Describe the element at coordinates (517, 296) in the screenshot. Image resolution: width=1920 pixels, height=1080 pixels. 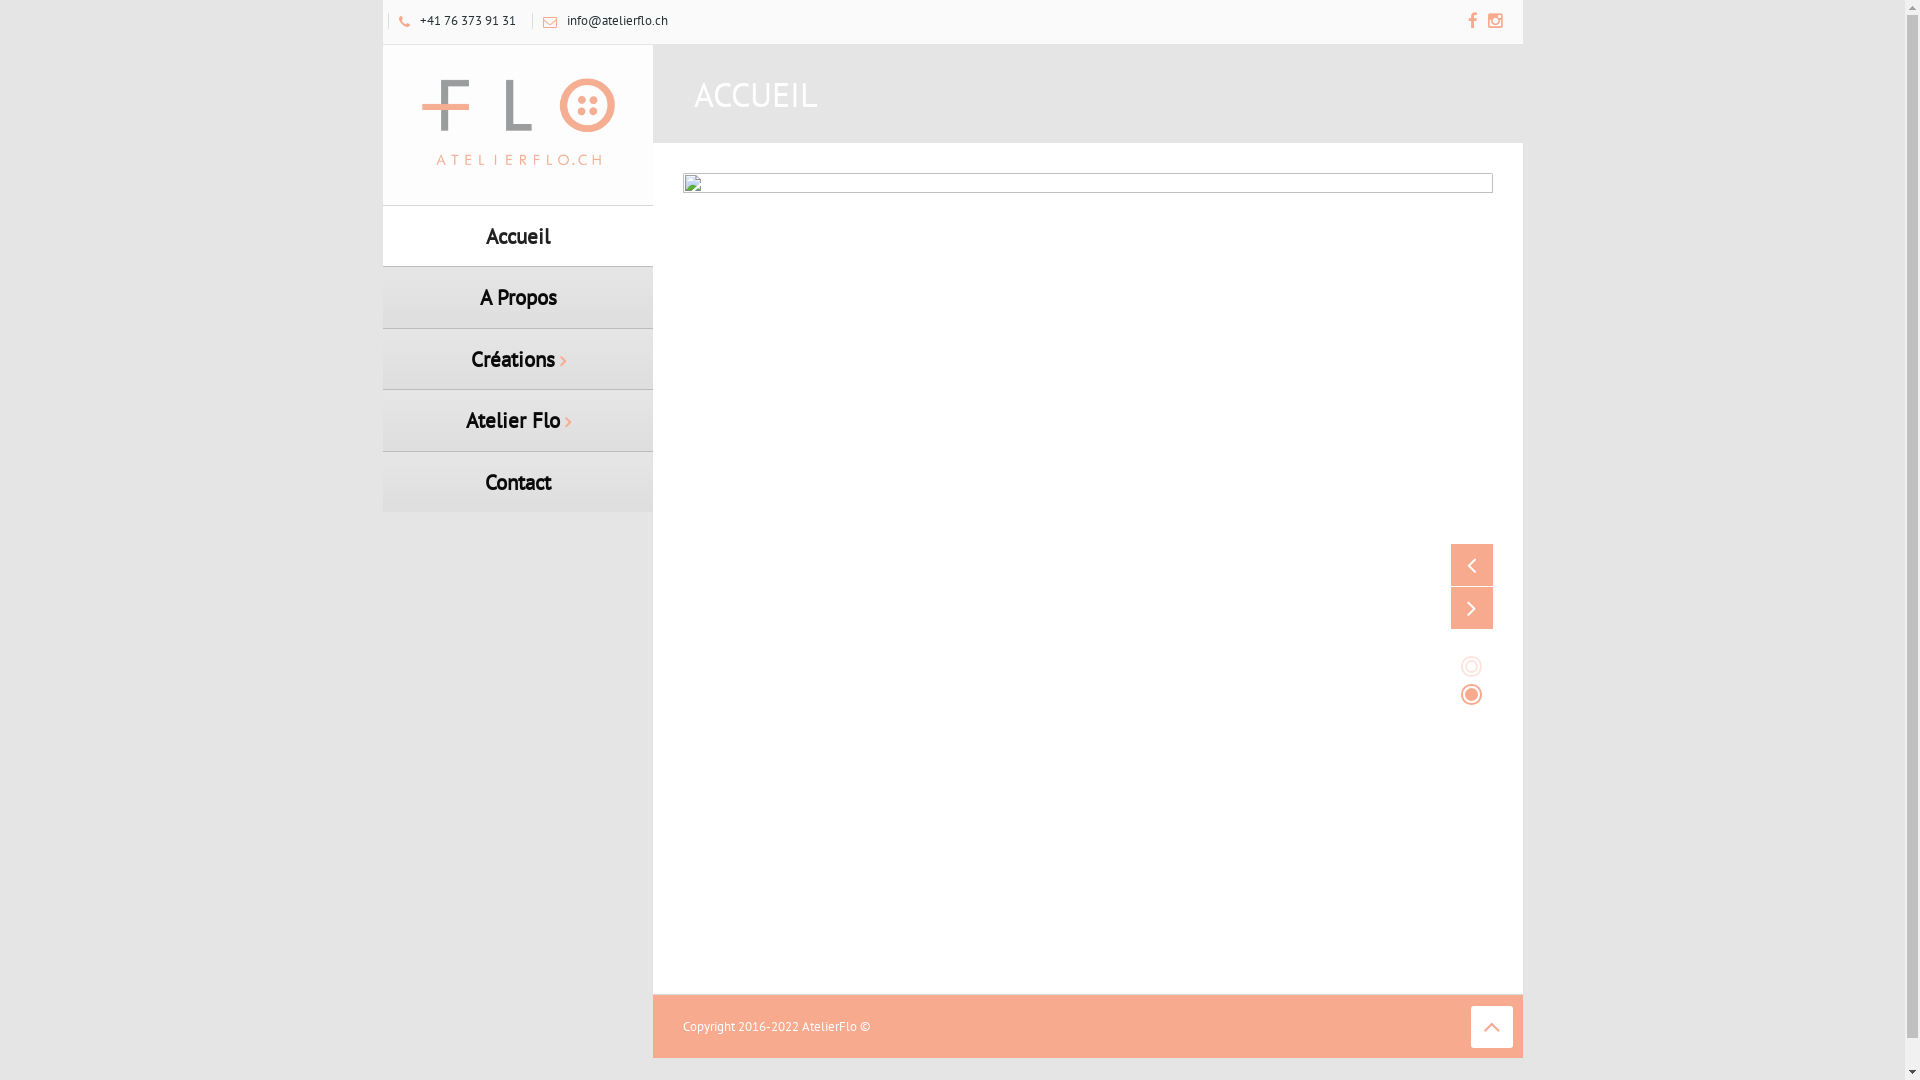
I see `'A Propos'` at that location.